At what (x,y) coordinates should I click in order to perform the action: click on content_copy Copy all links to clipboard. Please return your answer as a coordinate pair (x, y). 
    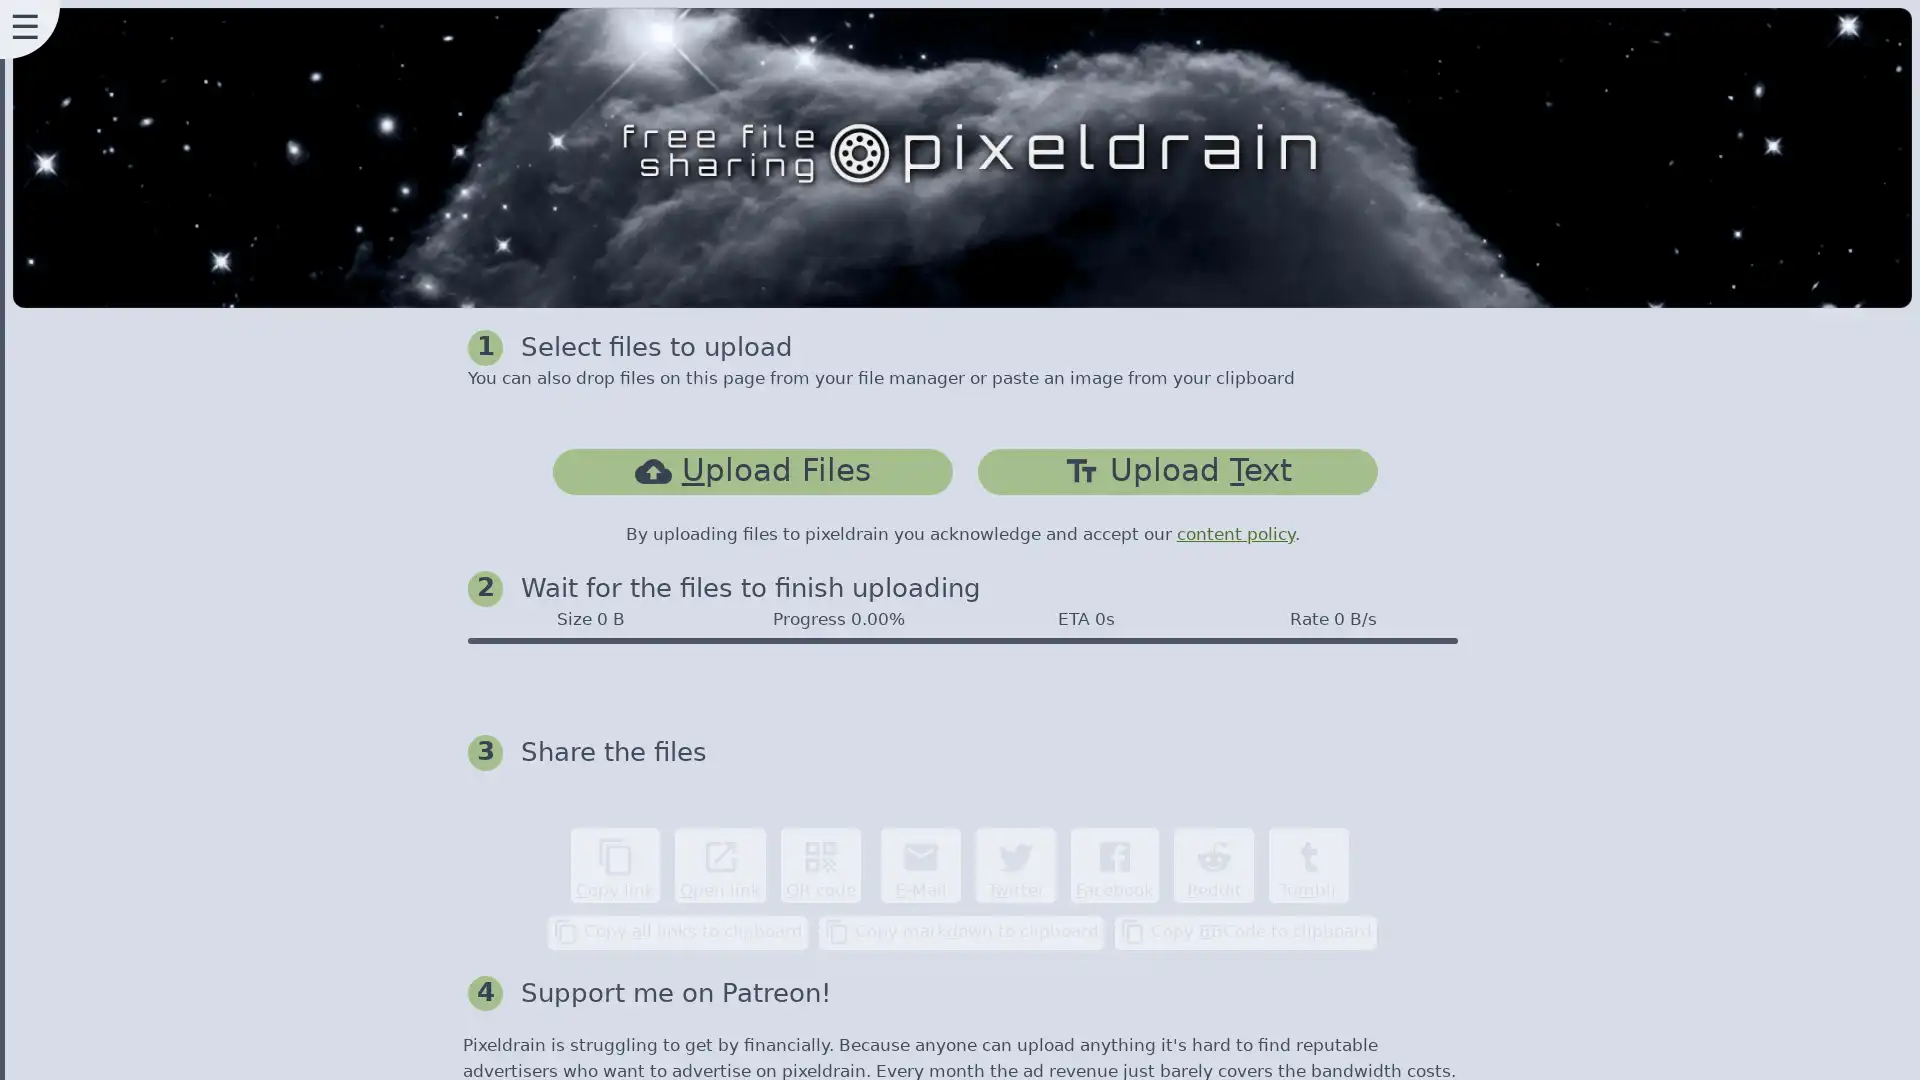
    Looking at the image, I should click on (820, 932).